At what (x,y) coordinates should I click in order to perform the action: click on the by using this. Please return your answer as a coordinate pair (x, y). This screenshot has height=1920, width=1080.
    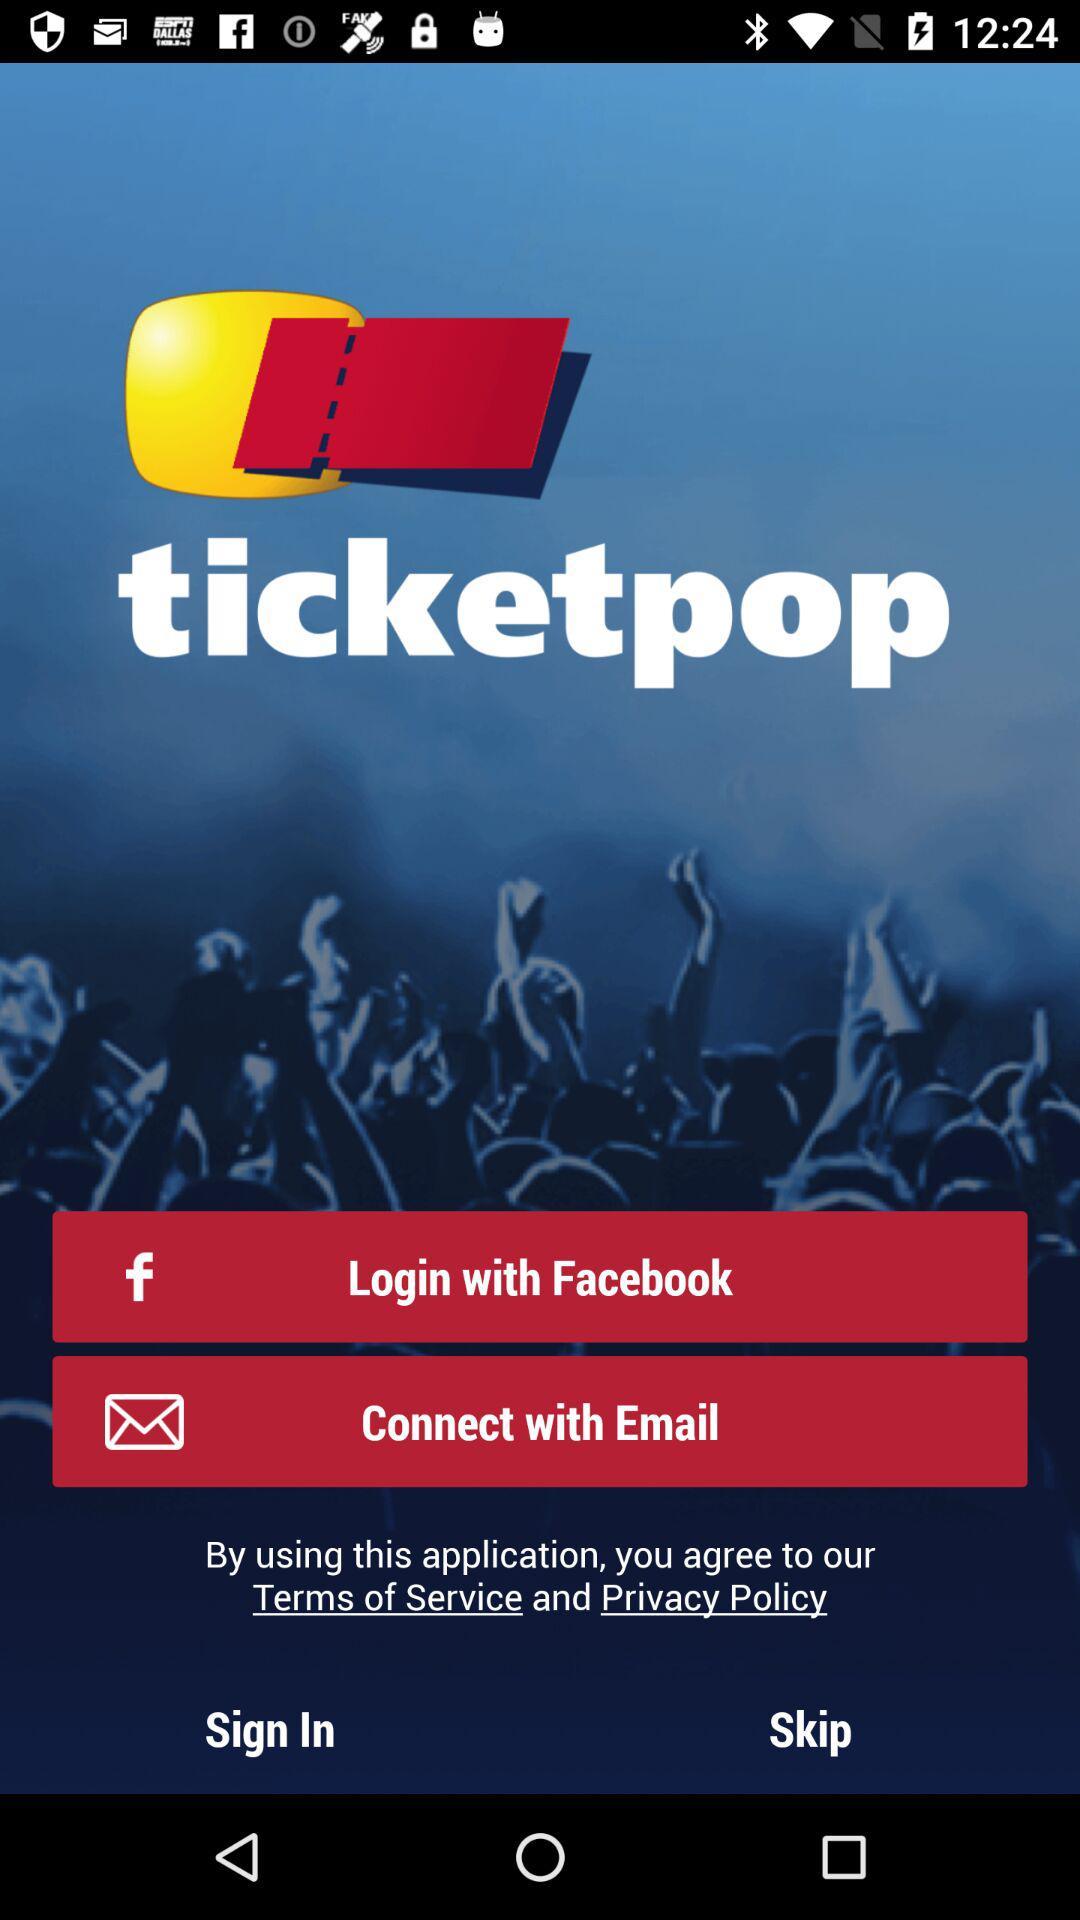
    Looking at the image, I should click on (540, 1573).